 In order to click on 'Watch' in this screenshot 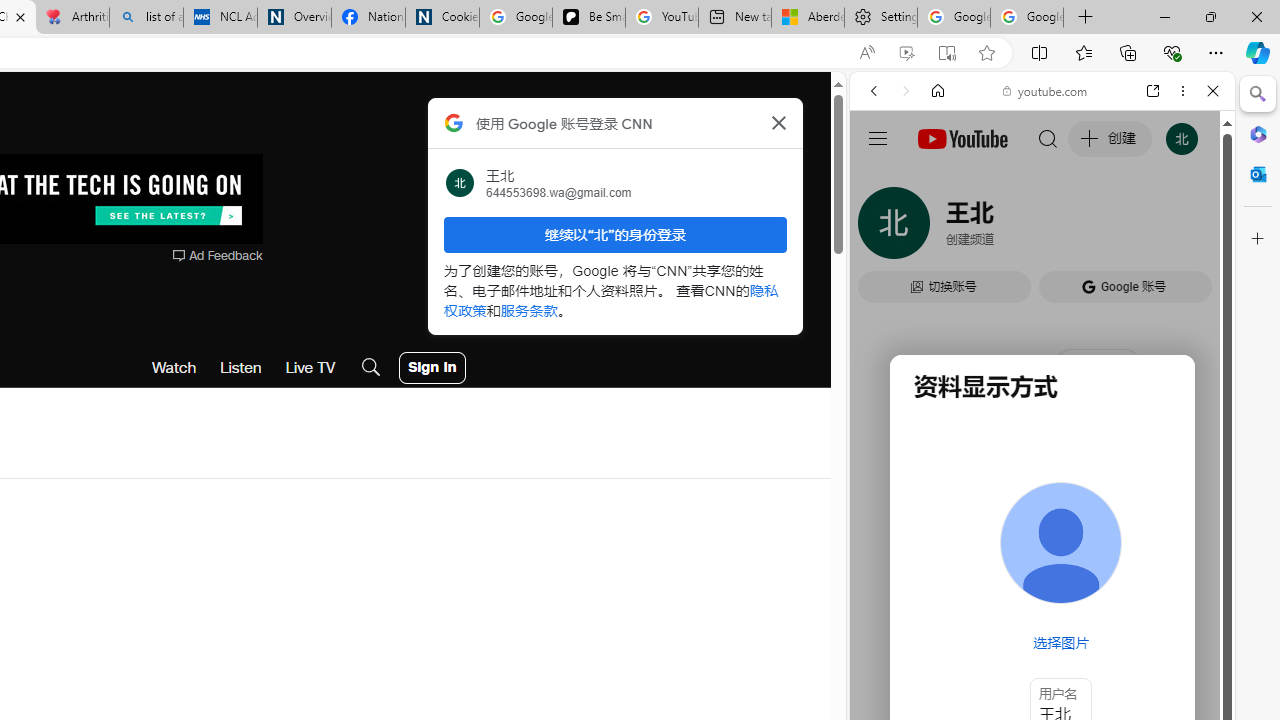, I will do `click(174, 367)`.